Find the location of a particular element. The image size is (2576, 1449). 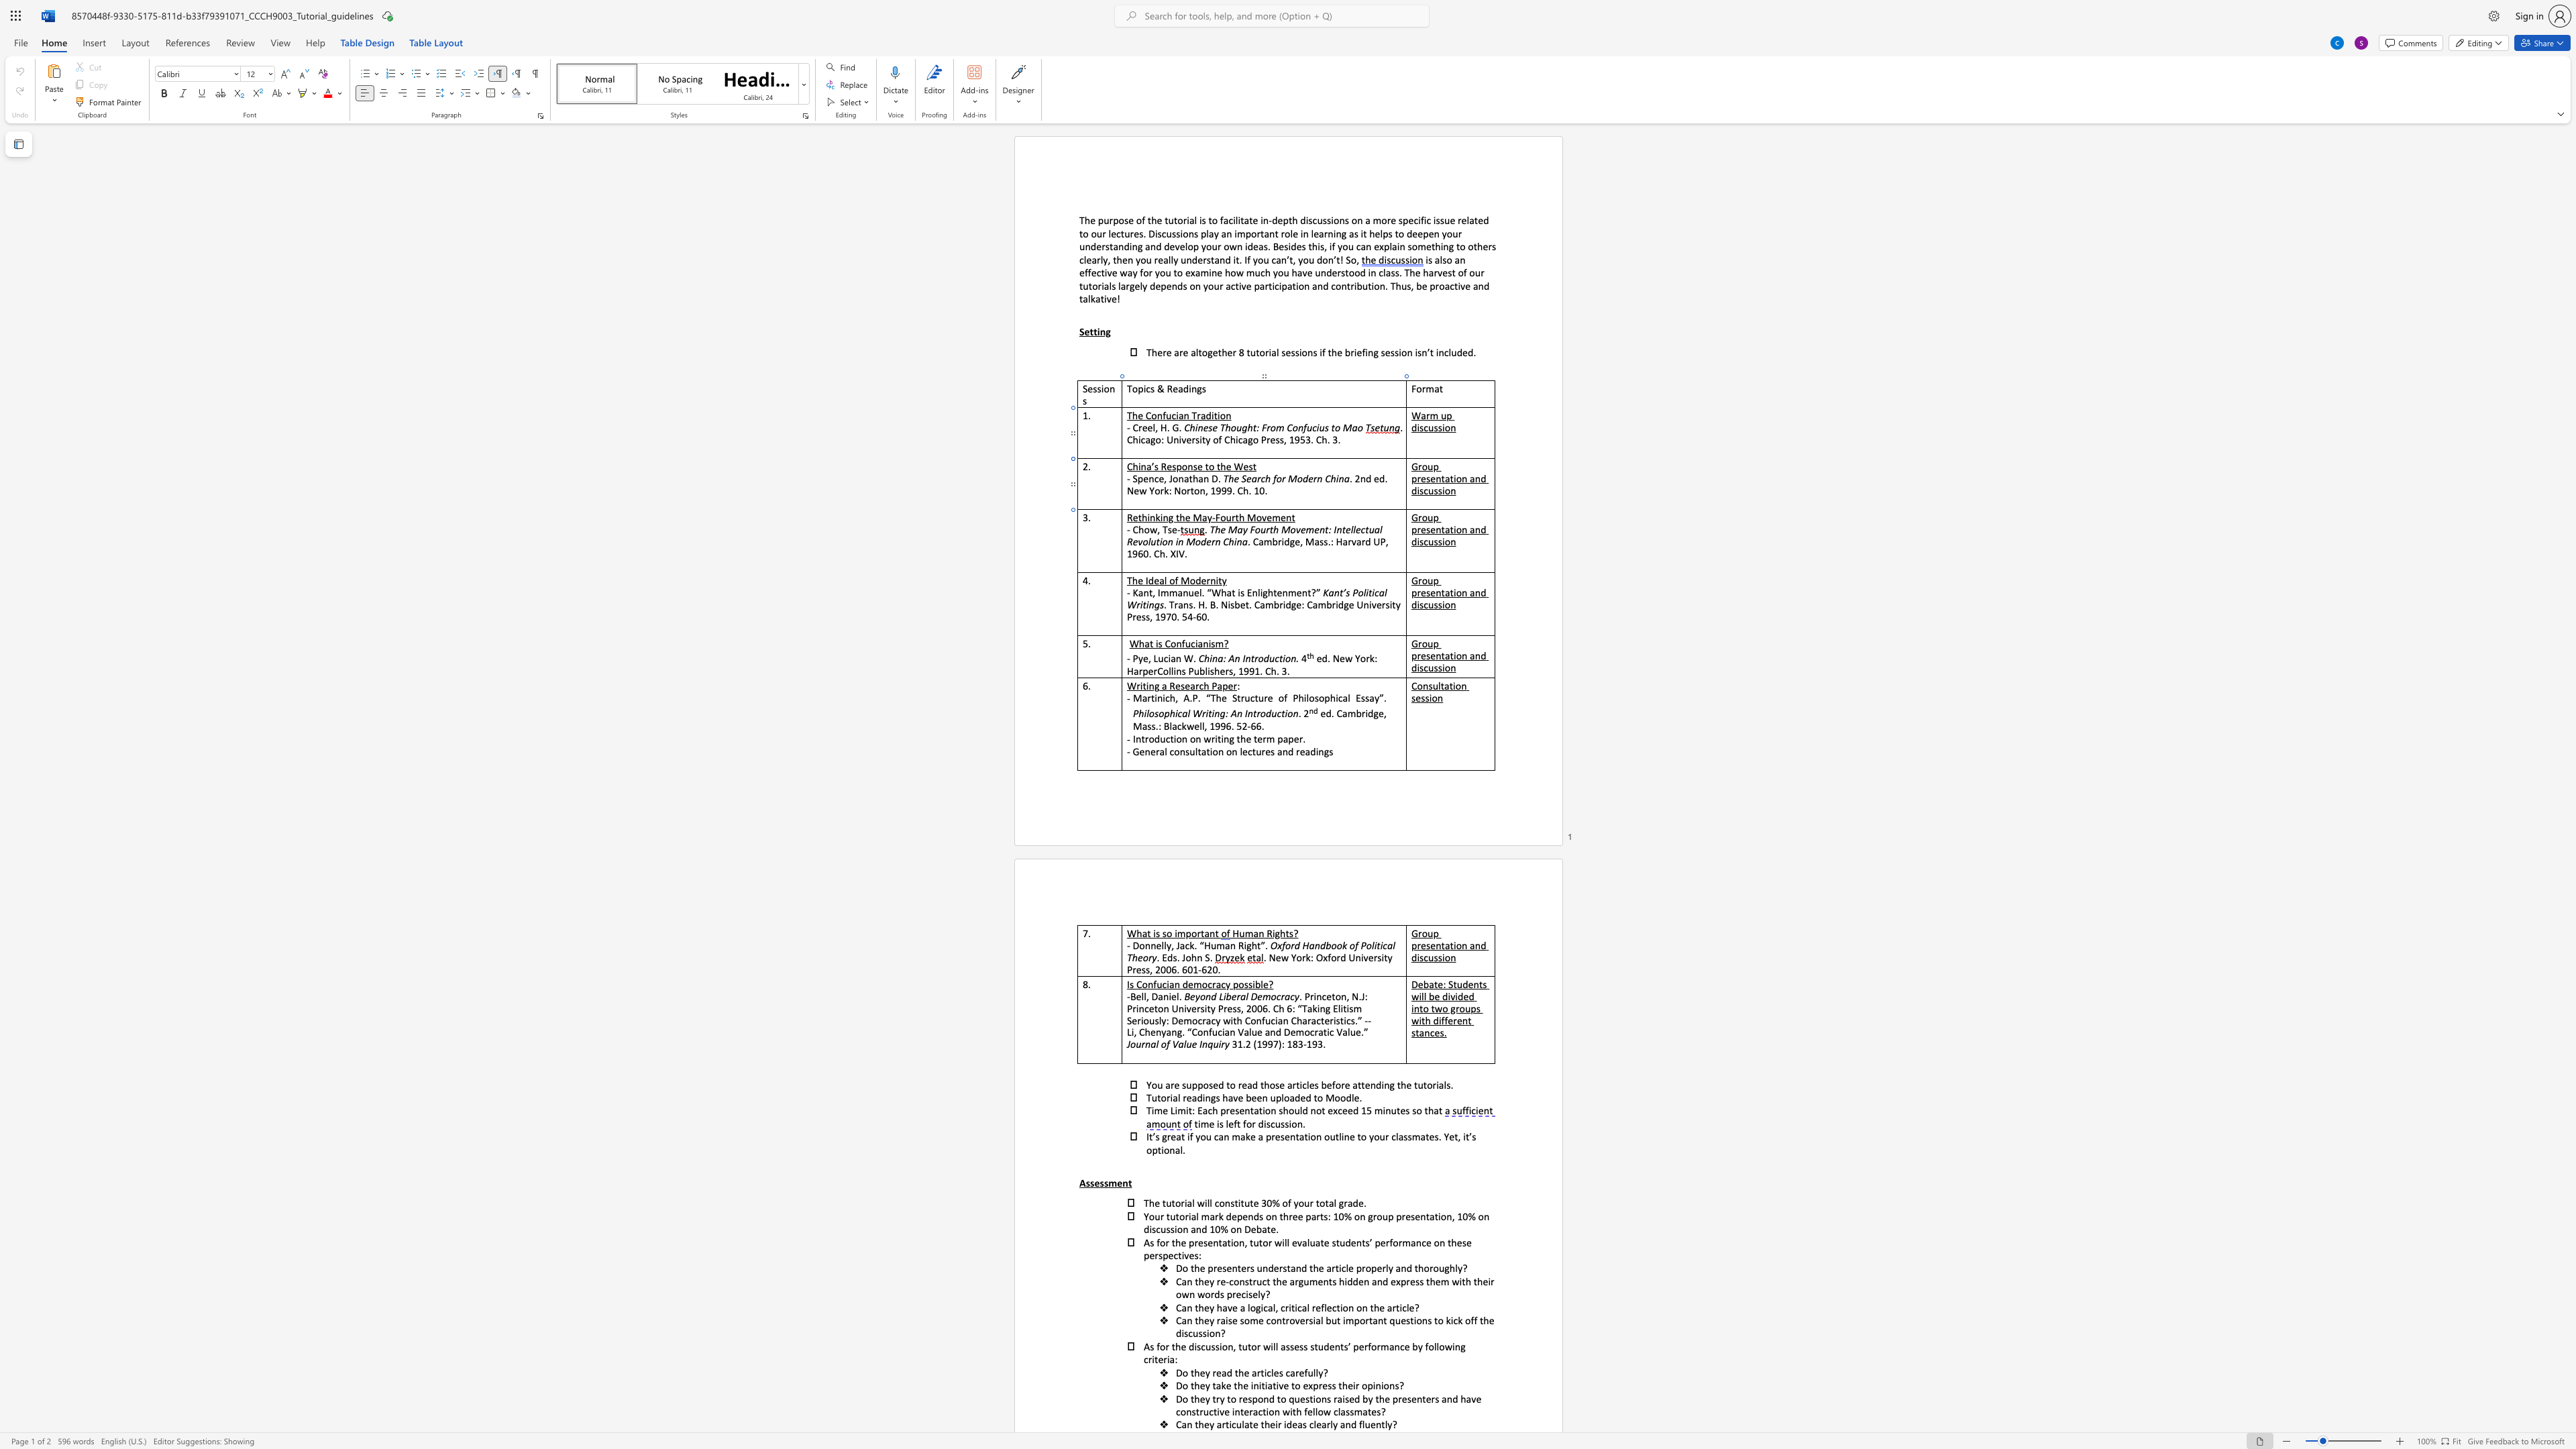

the 1th character "r" in the text is located at coordinates (1232, 516).